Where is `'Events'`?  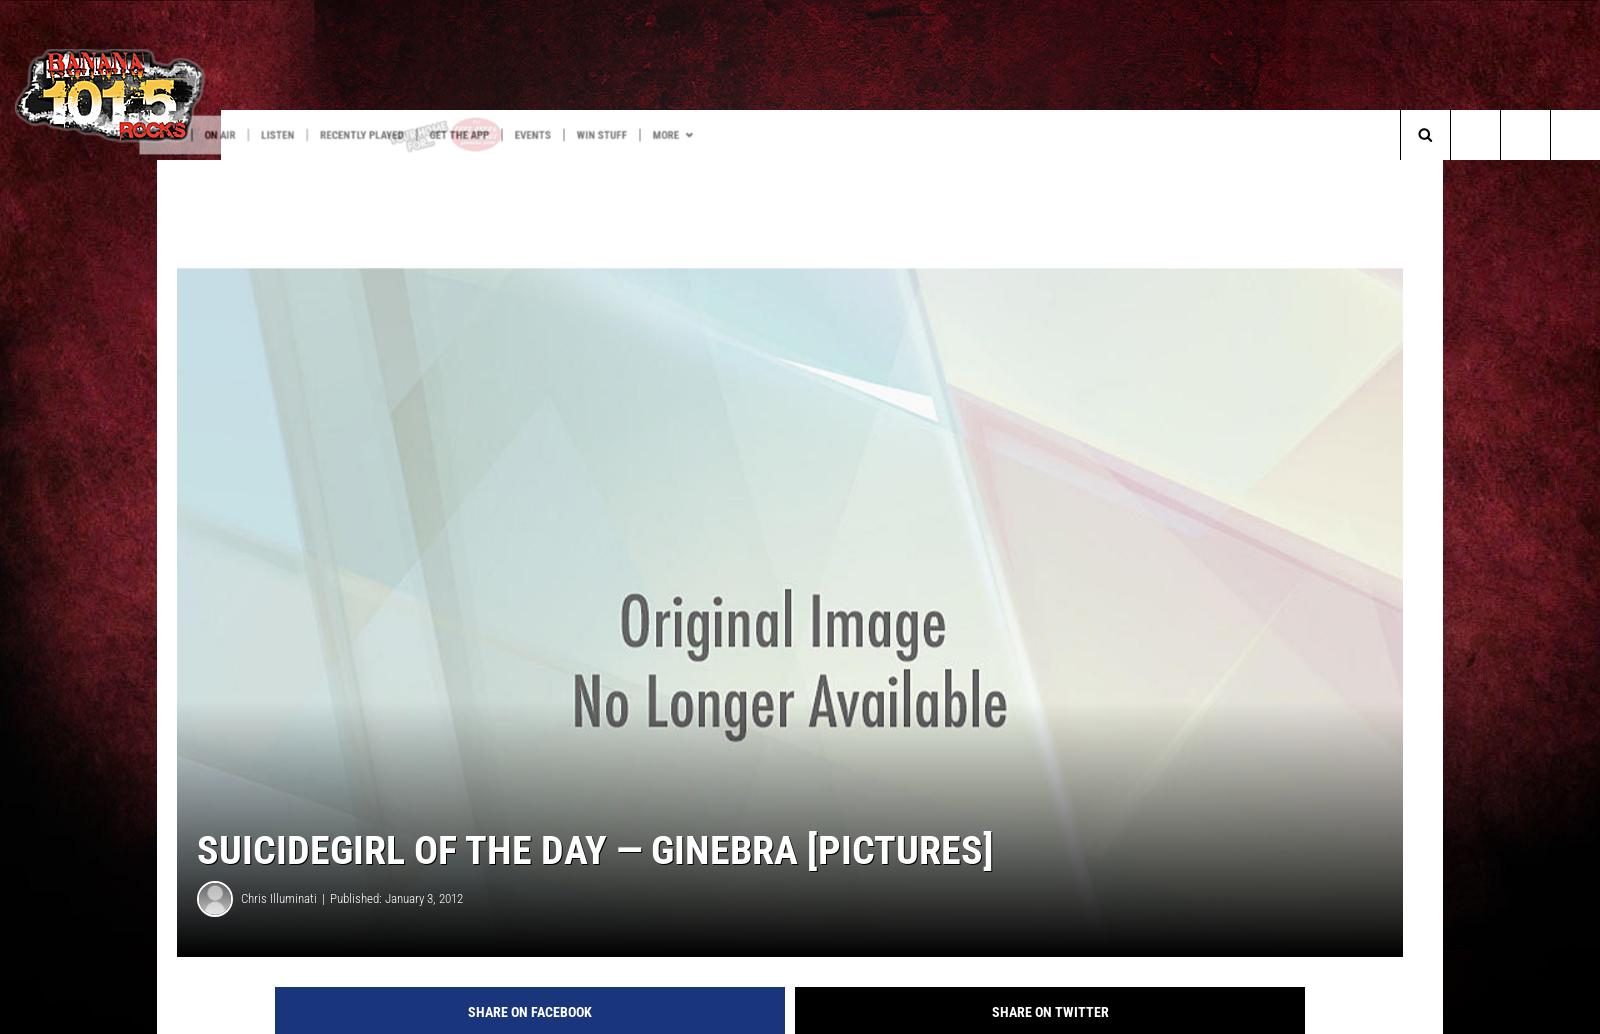
'Events' is located at coordinates (704, 135).